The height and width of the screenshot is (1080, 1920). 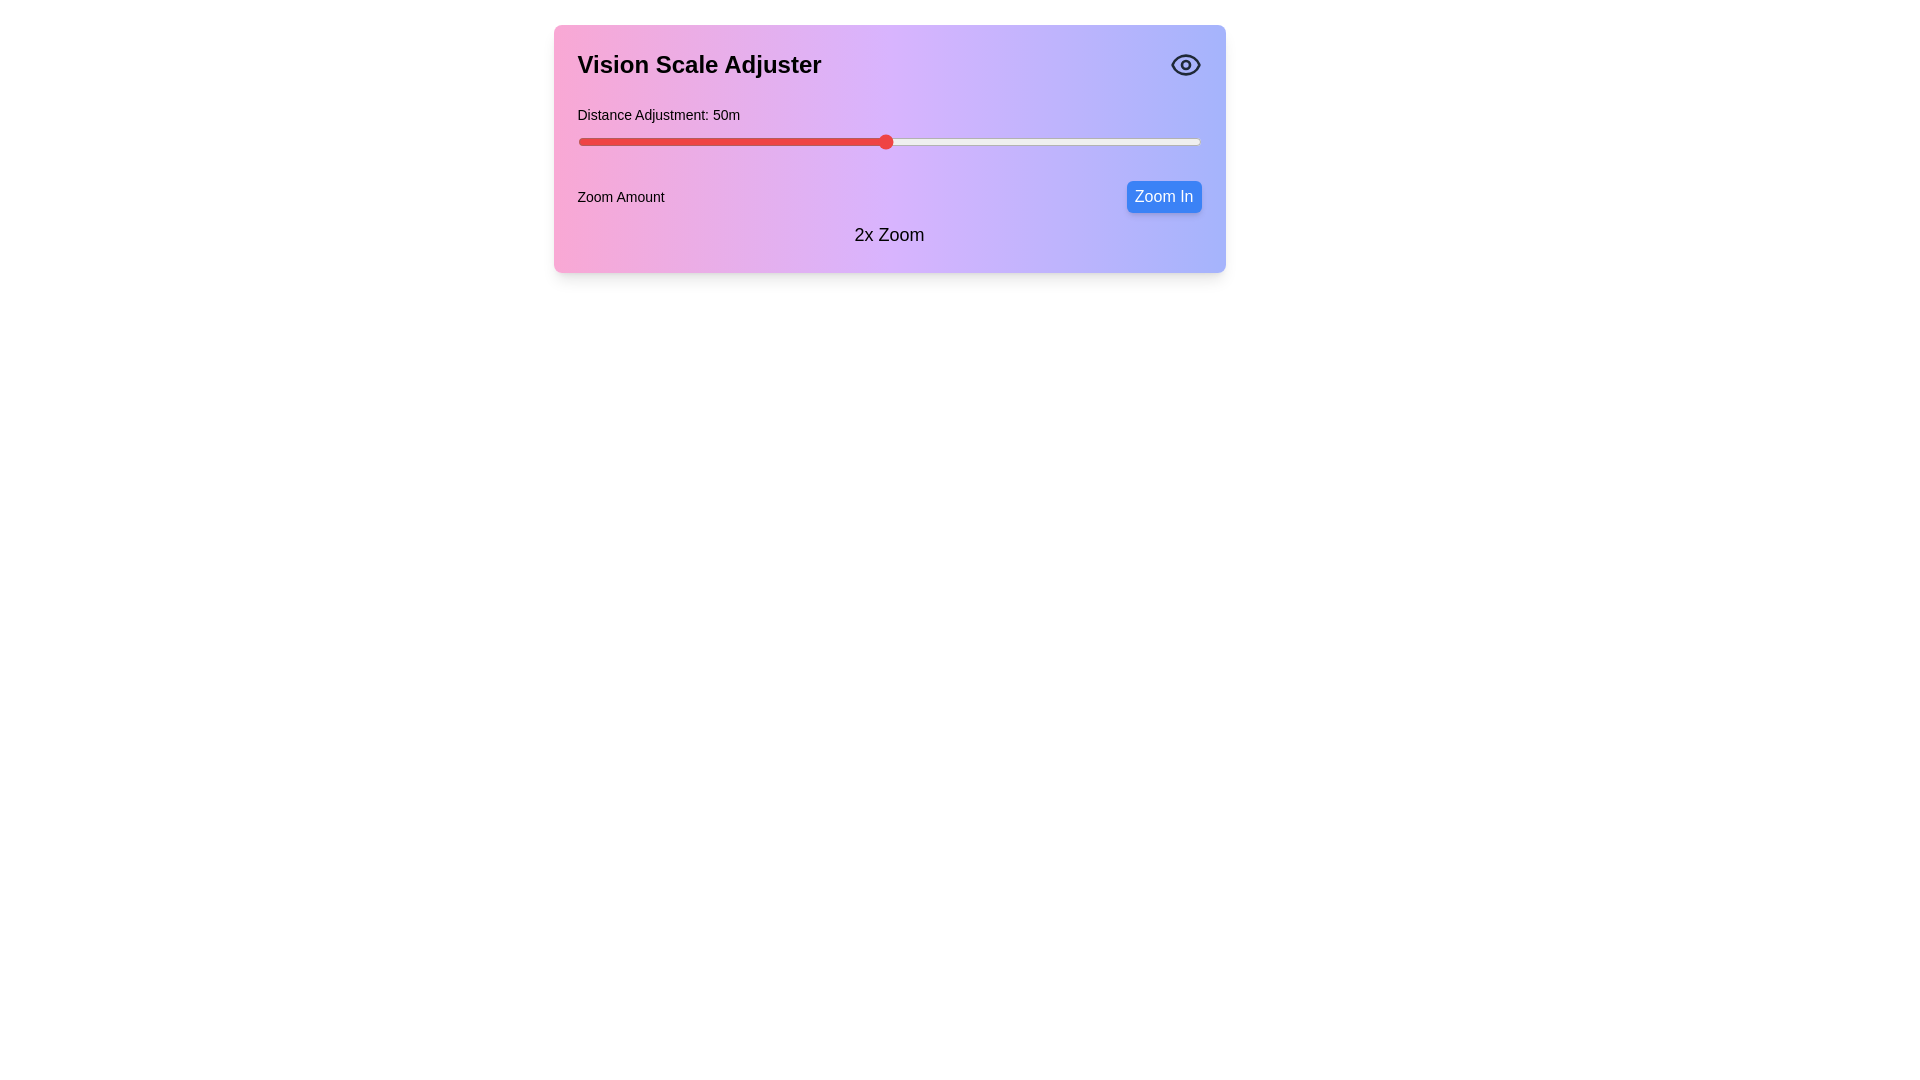 I want to click on the distance adjustment, so click(x=923, y=141).